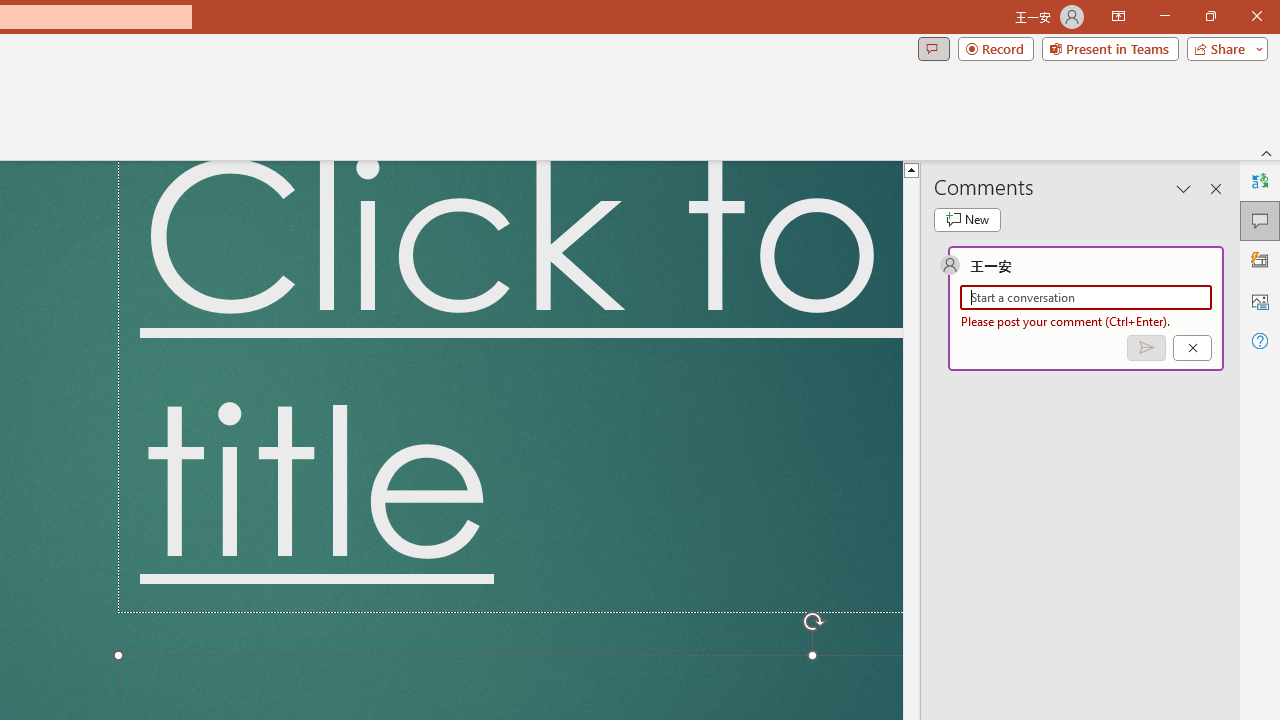 This screenshot has width=1280, height=720. Describe the element at coordinates (1259, 181) in the screenshot. I see `'Translator'` at that location.